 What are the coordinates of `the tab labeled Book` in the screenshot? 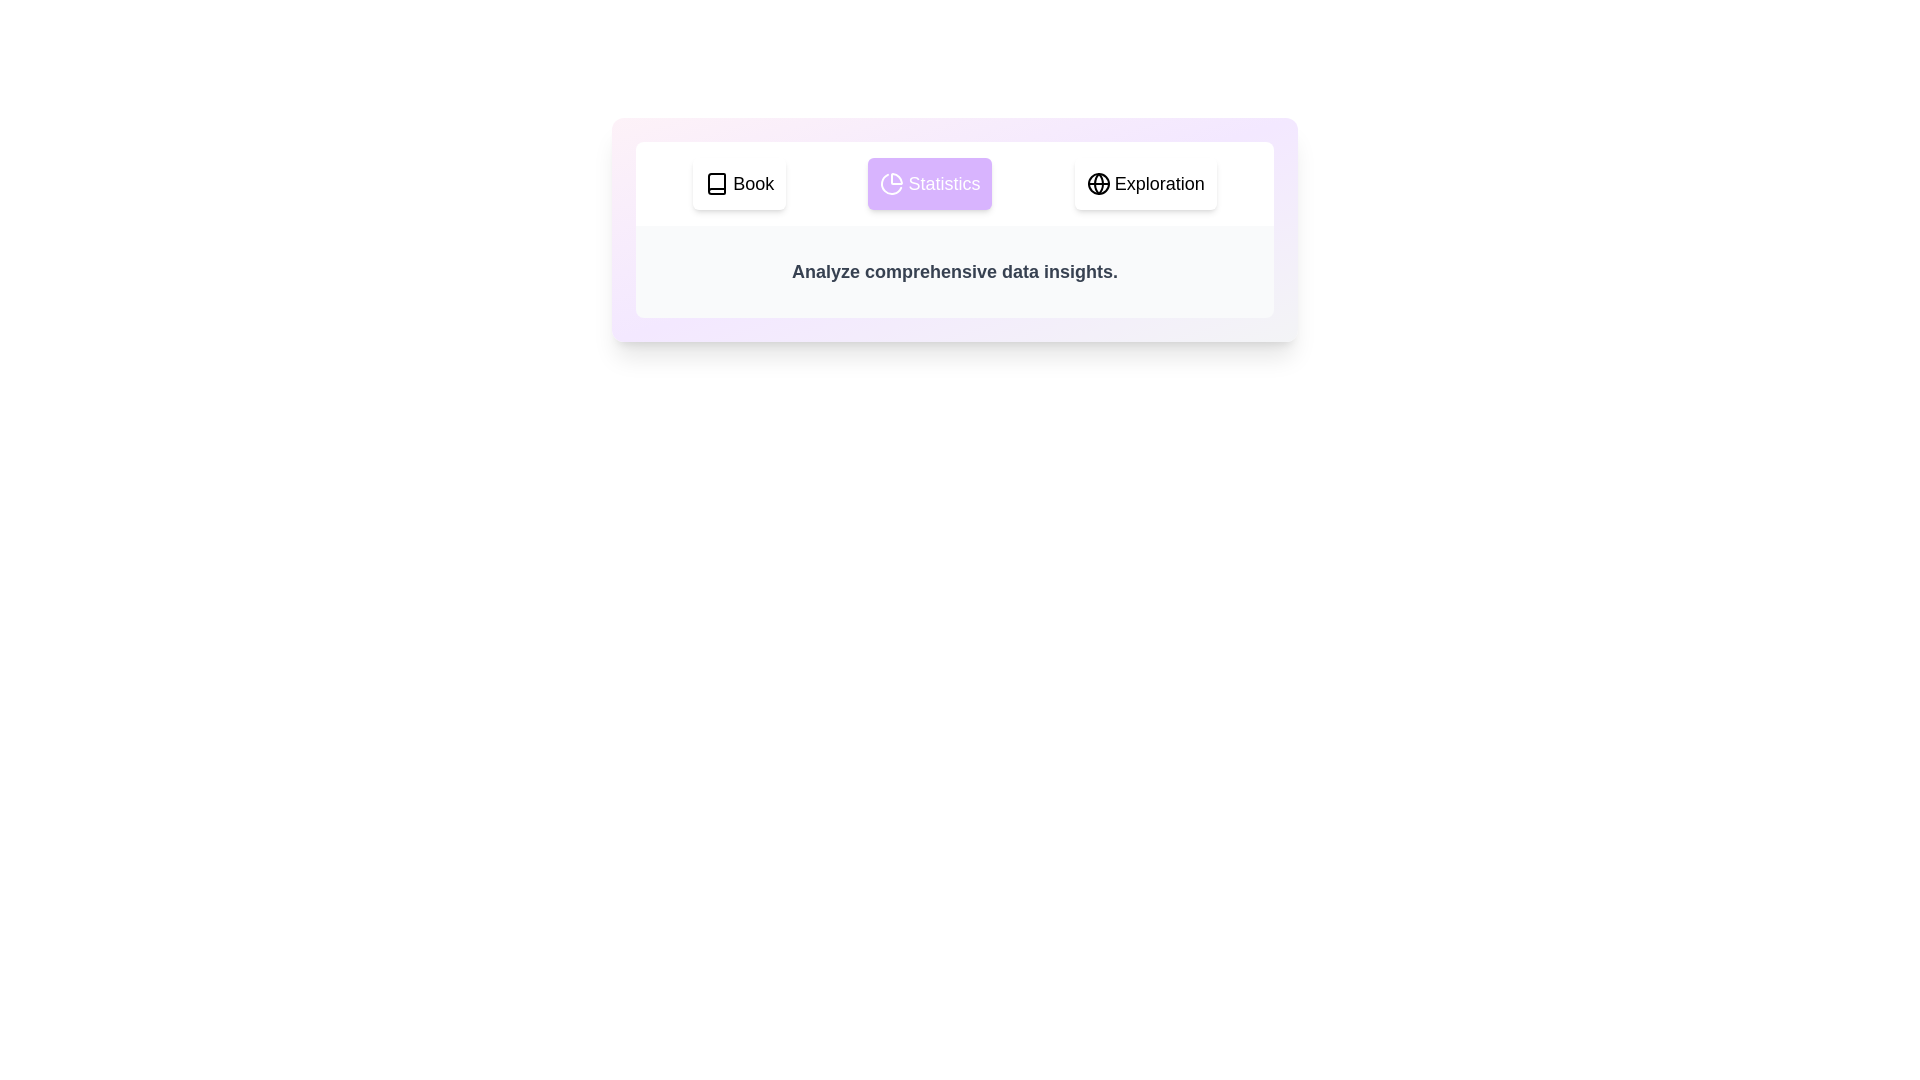 It's located at (738, 184).